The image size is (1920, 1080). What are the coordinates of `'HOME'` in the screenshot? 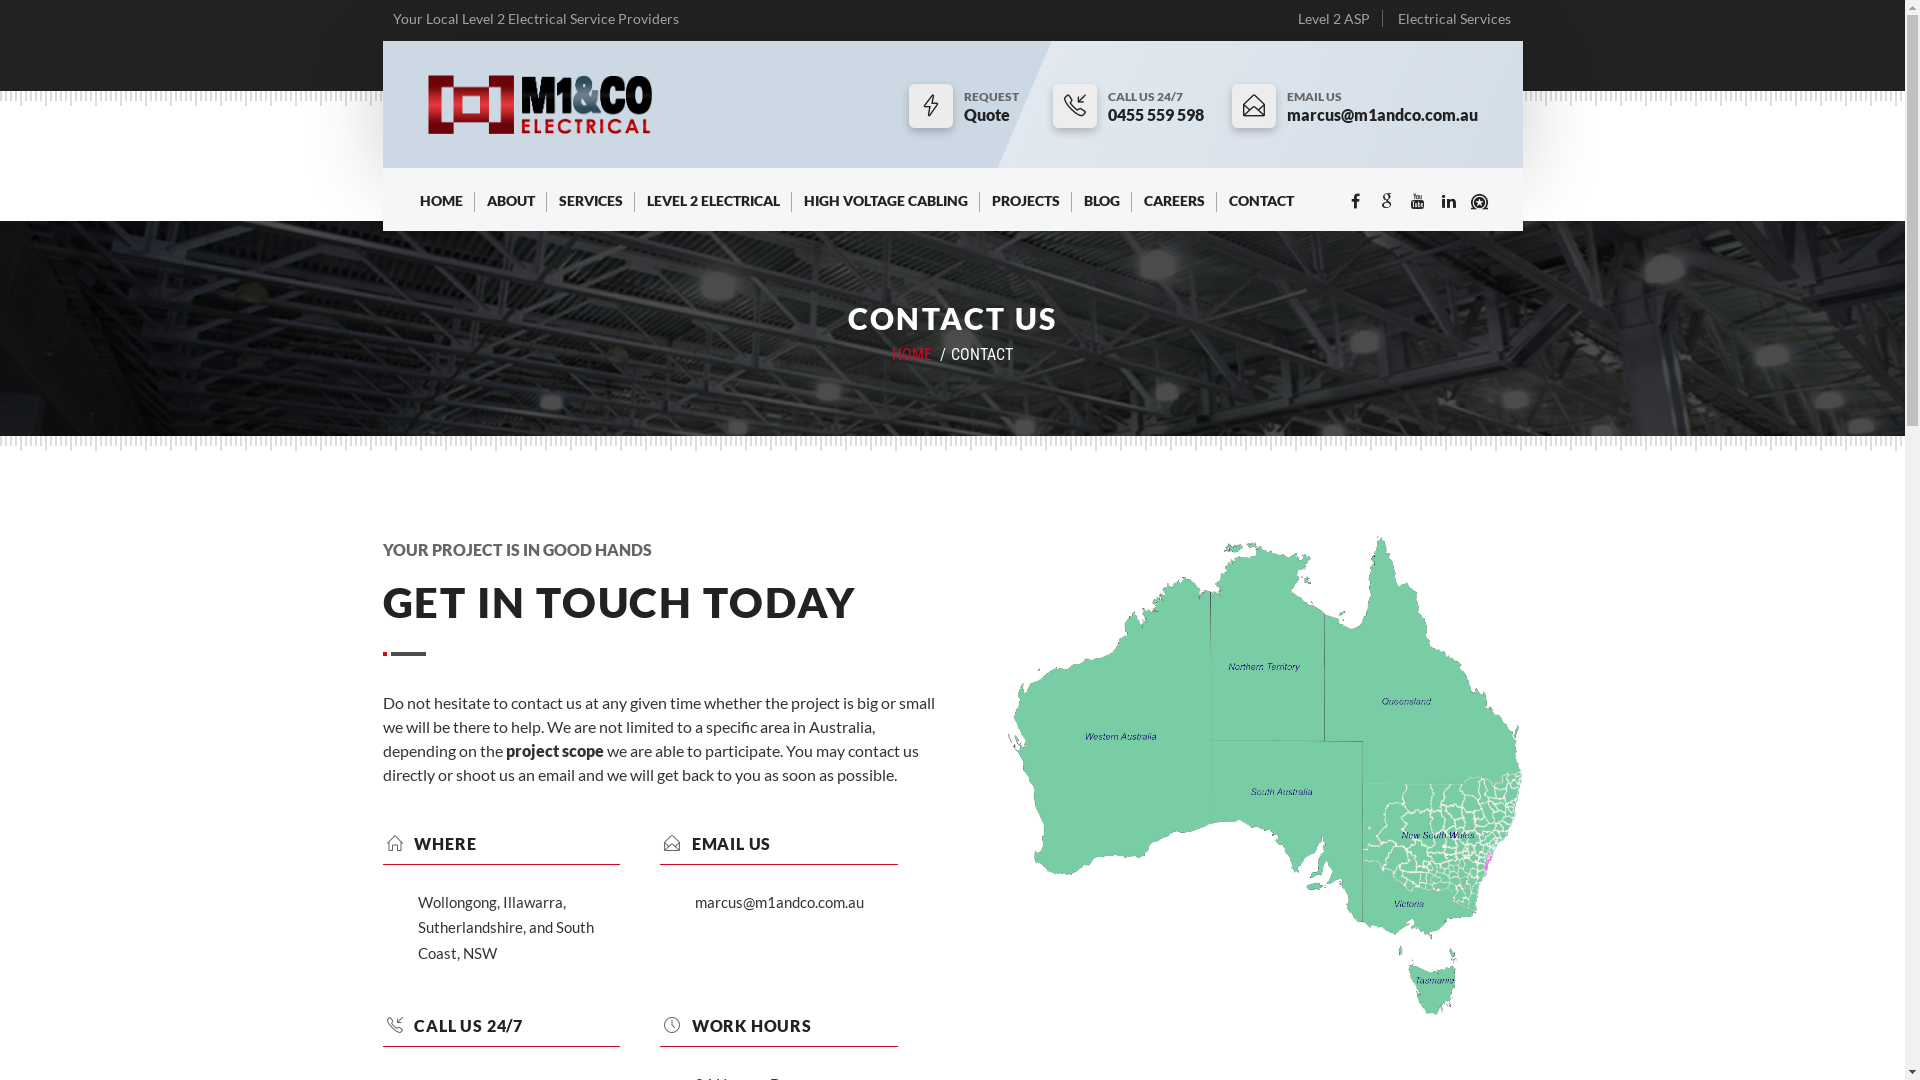 It's located at (911, 353).